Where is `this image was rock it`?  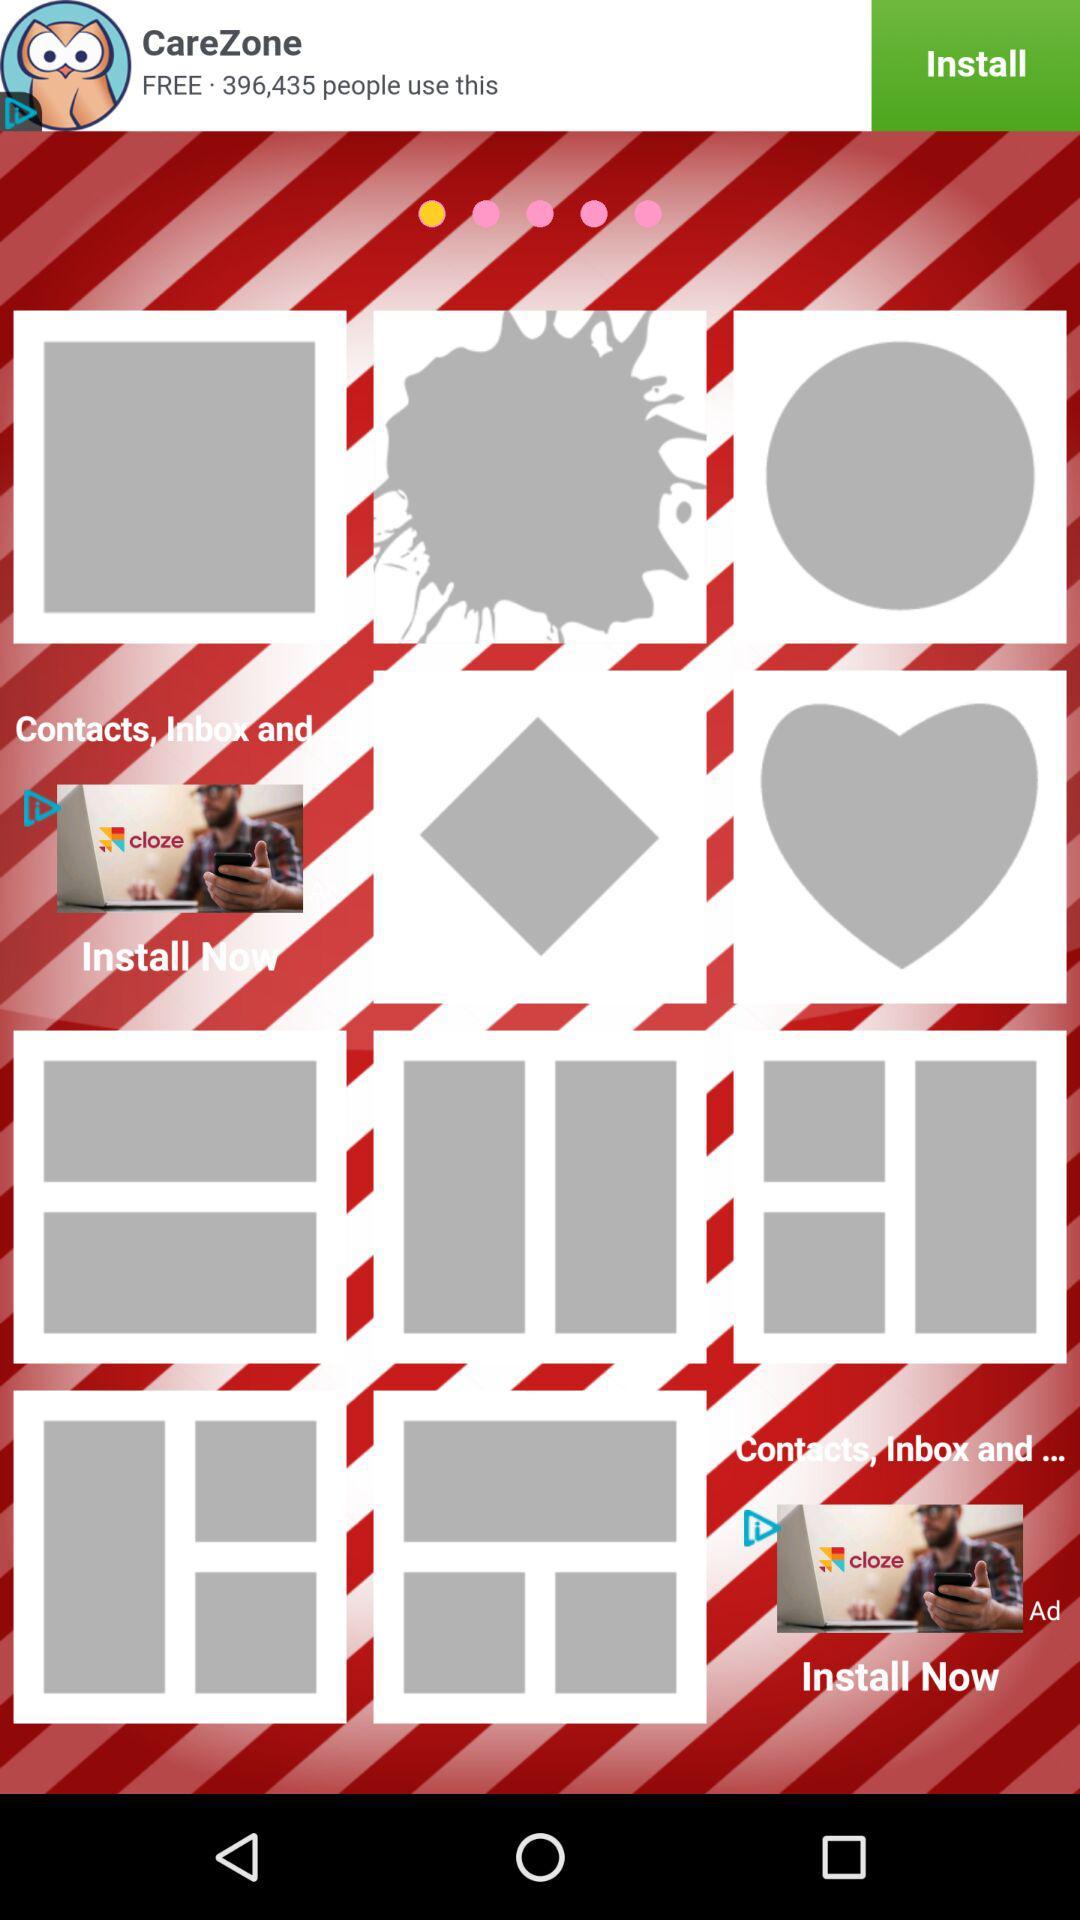
this image was rock it is located at coordinates (540, 475).